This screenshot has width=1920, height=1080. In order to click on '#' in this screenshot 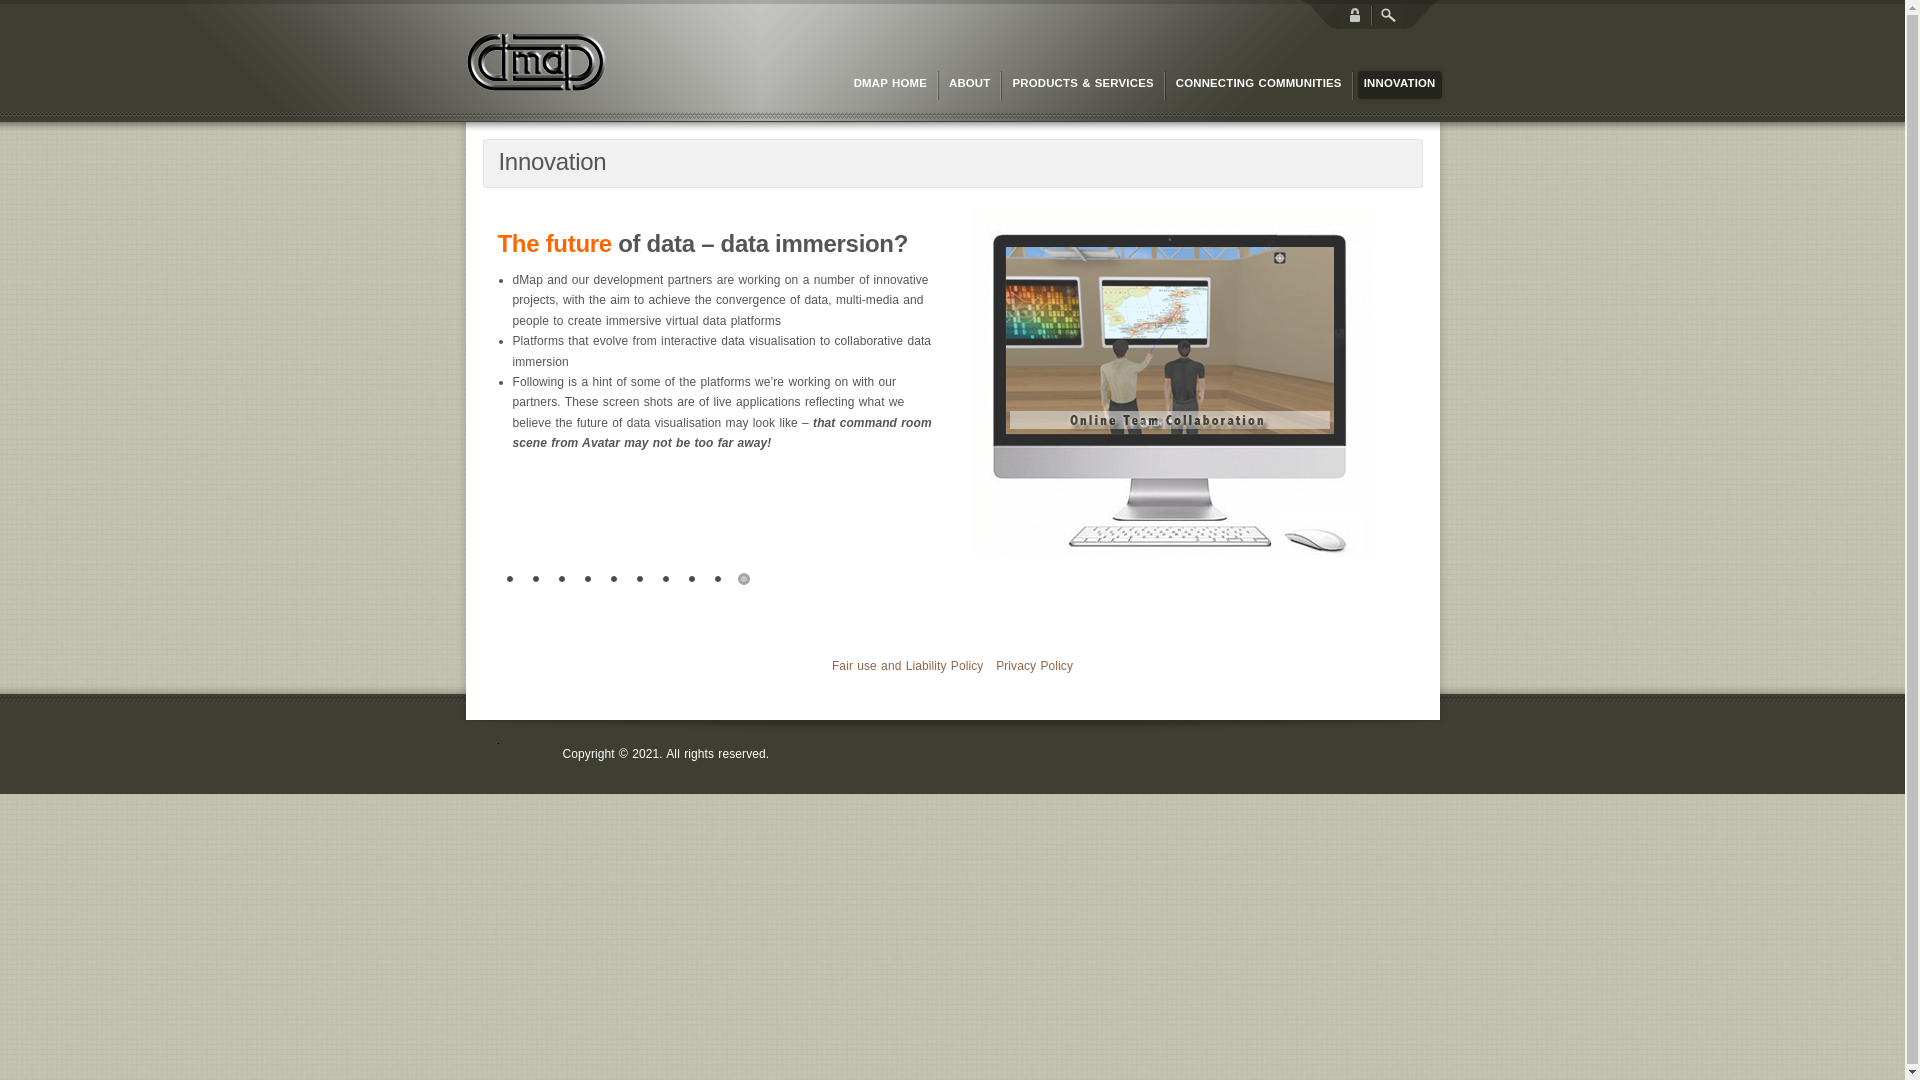, I will do `click(666, 579)`.